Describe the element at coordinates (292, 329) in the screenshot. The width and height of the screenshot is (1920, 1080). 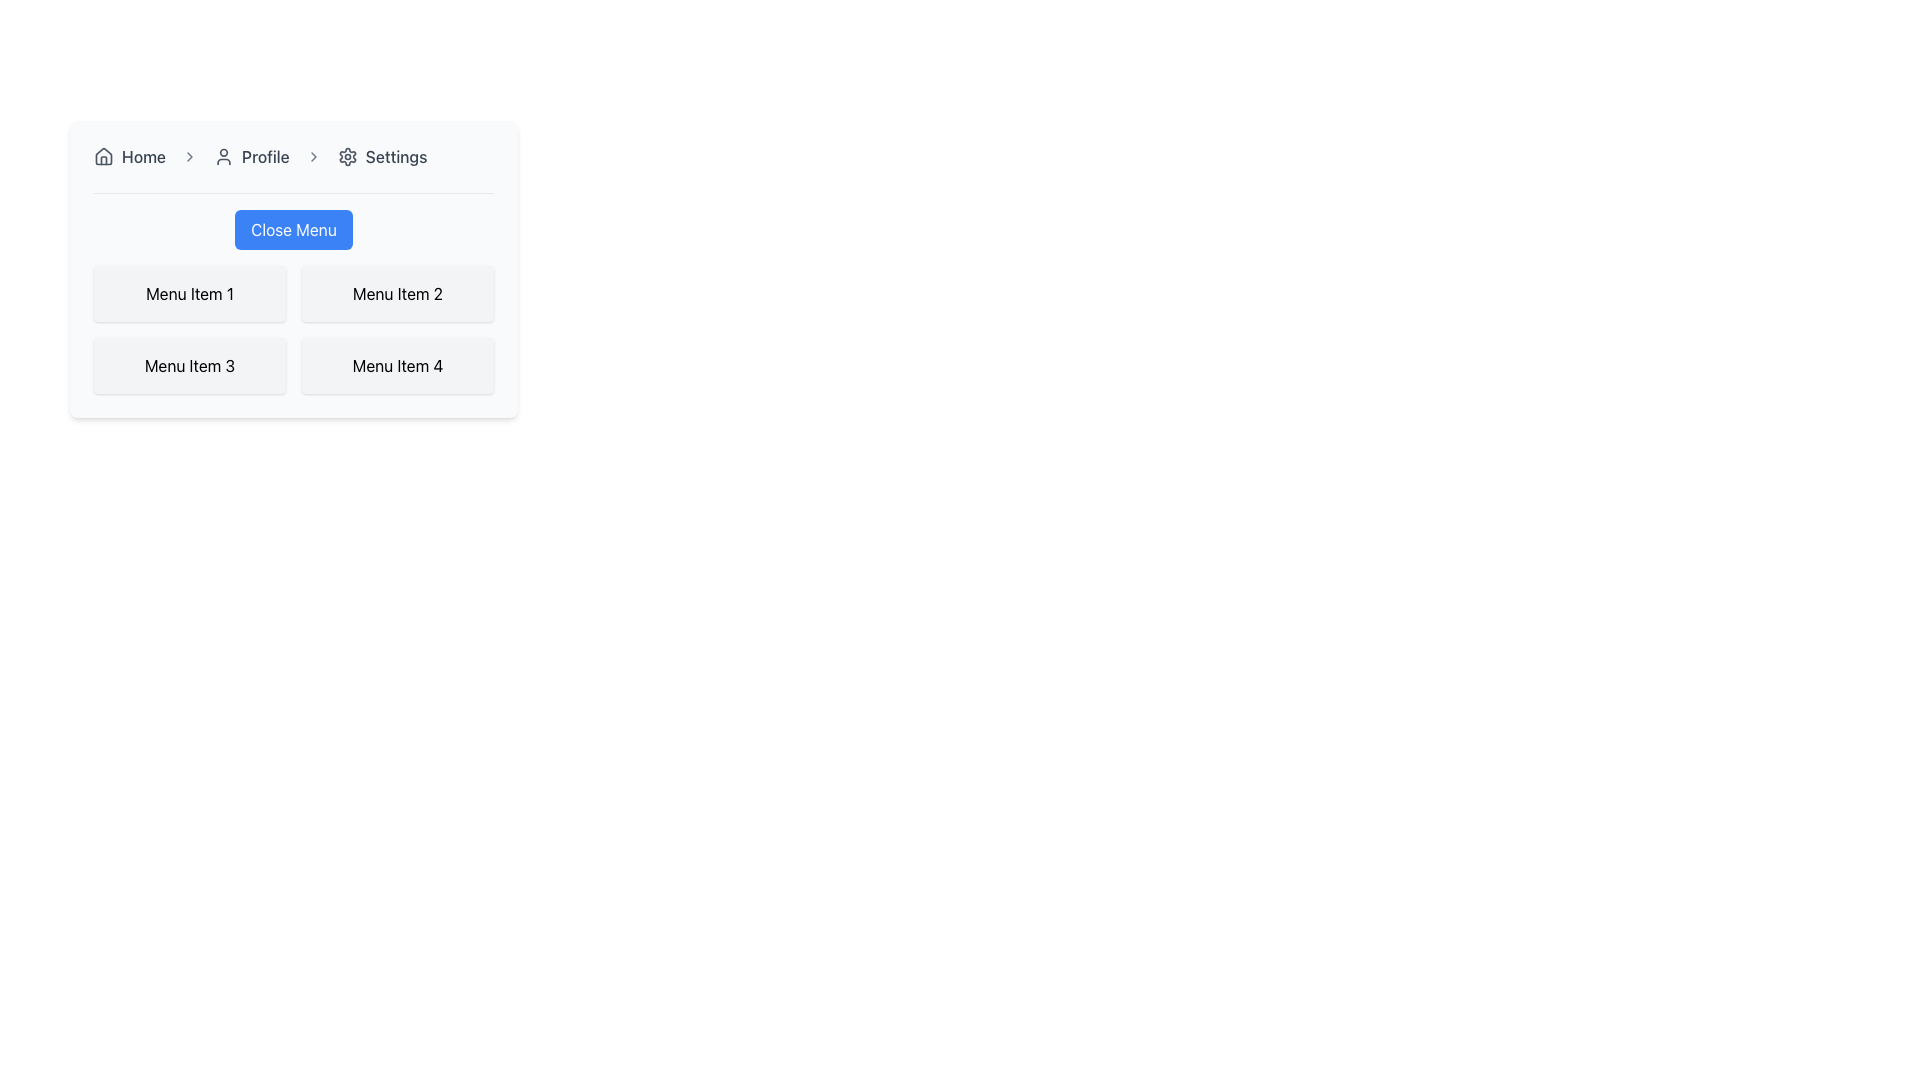
I see `the second interactive item within the menu block located below the 'Close Menu' button by` at that location.